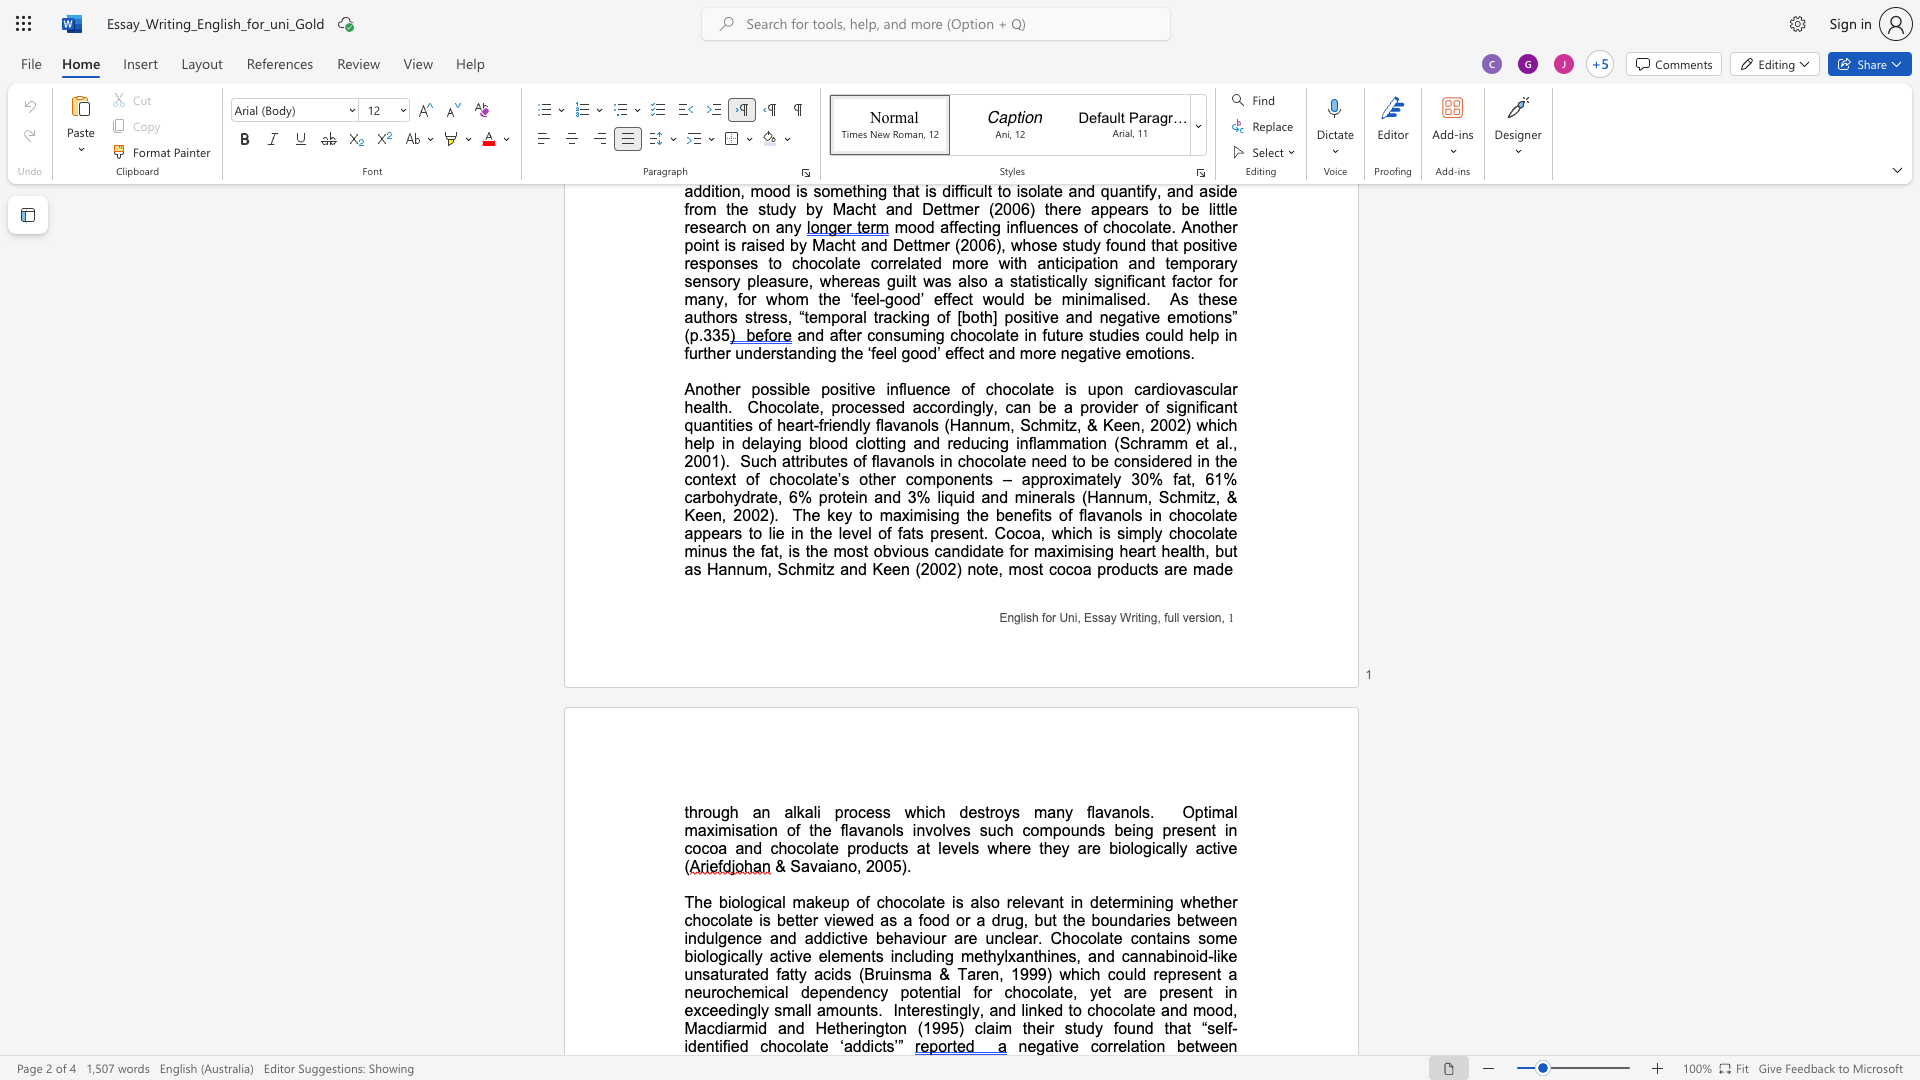  I want to click on the space between the continuous character "a" and "l" in the text, so click(1186, 551).